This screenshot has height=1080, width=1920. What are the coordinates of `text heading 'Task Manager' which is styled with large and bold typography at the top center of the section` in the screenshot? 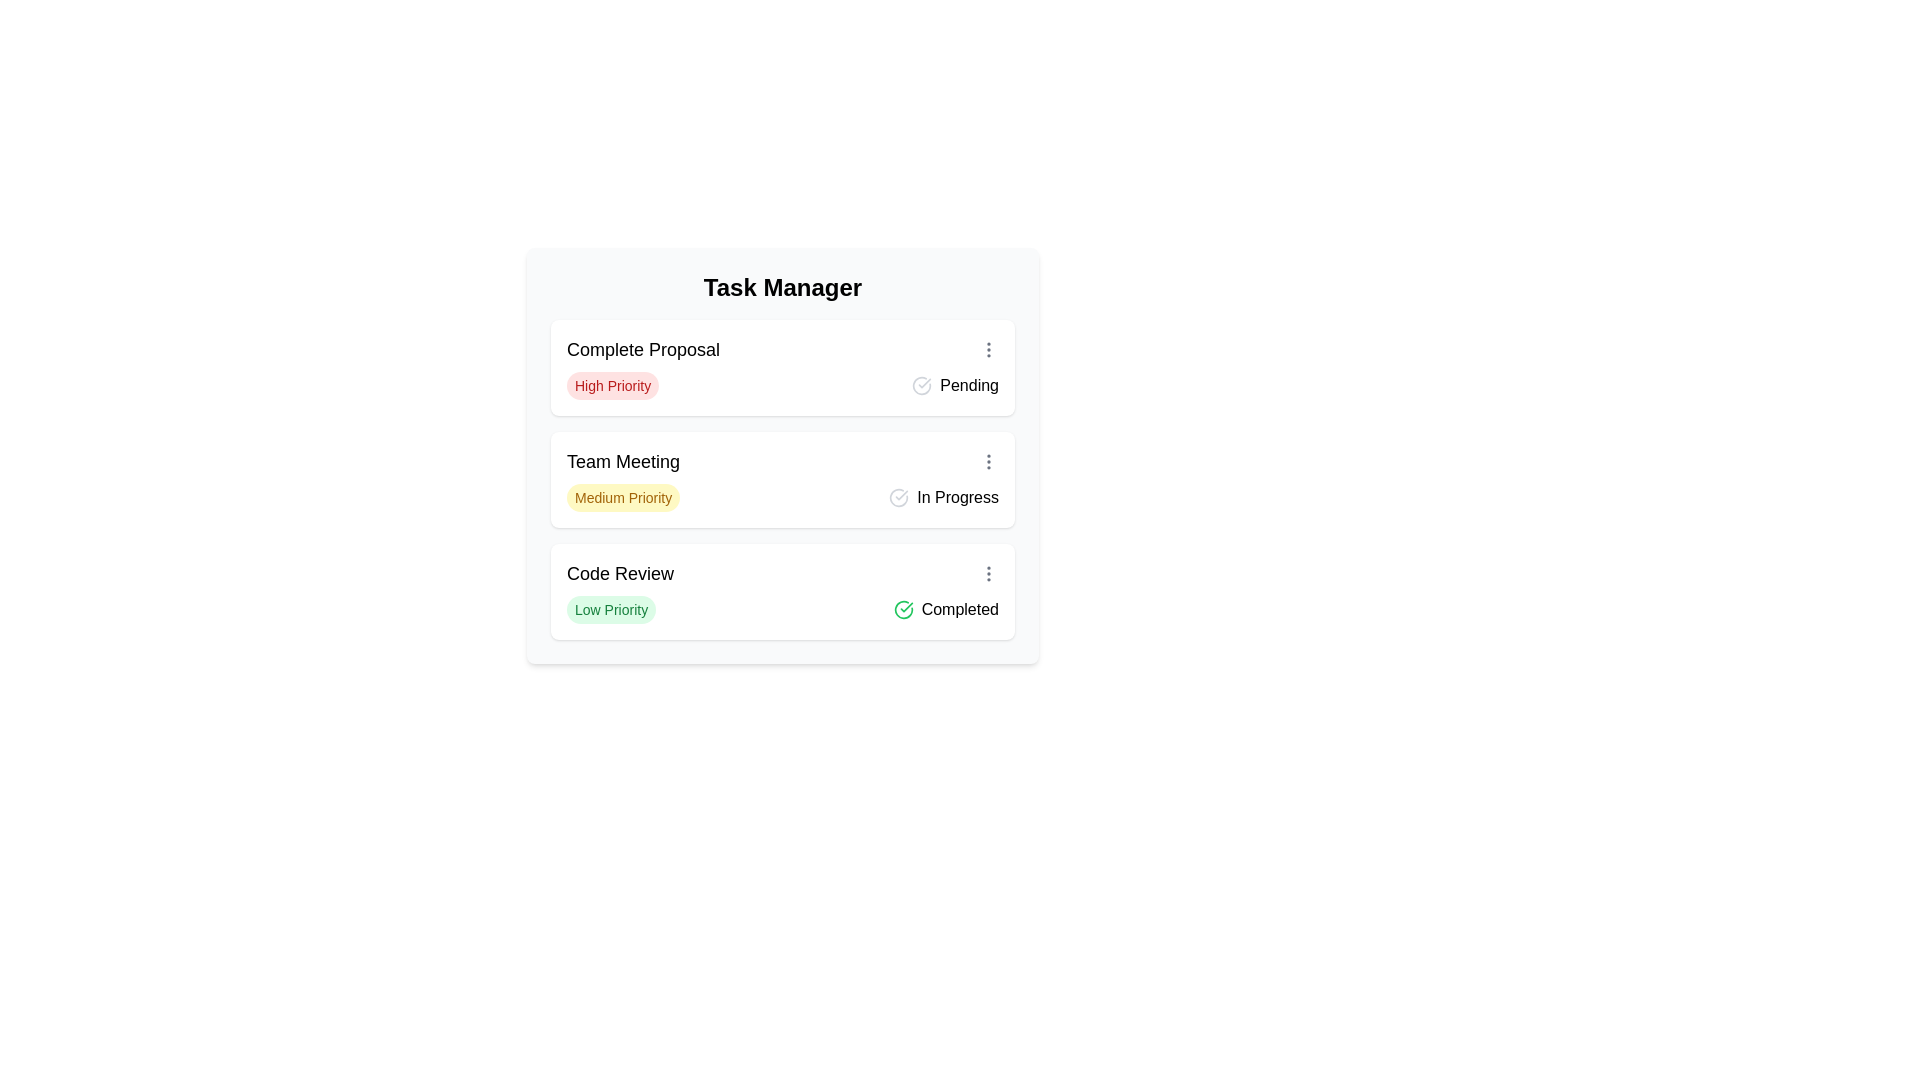 It's located at (781, 288).